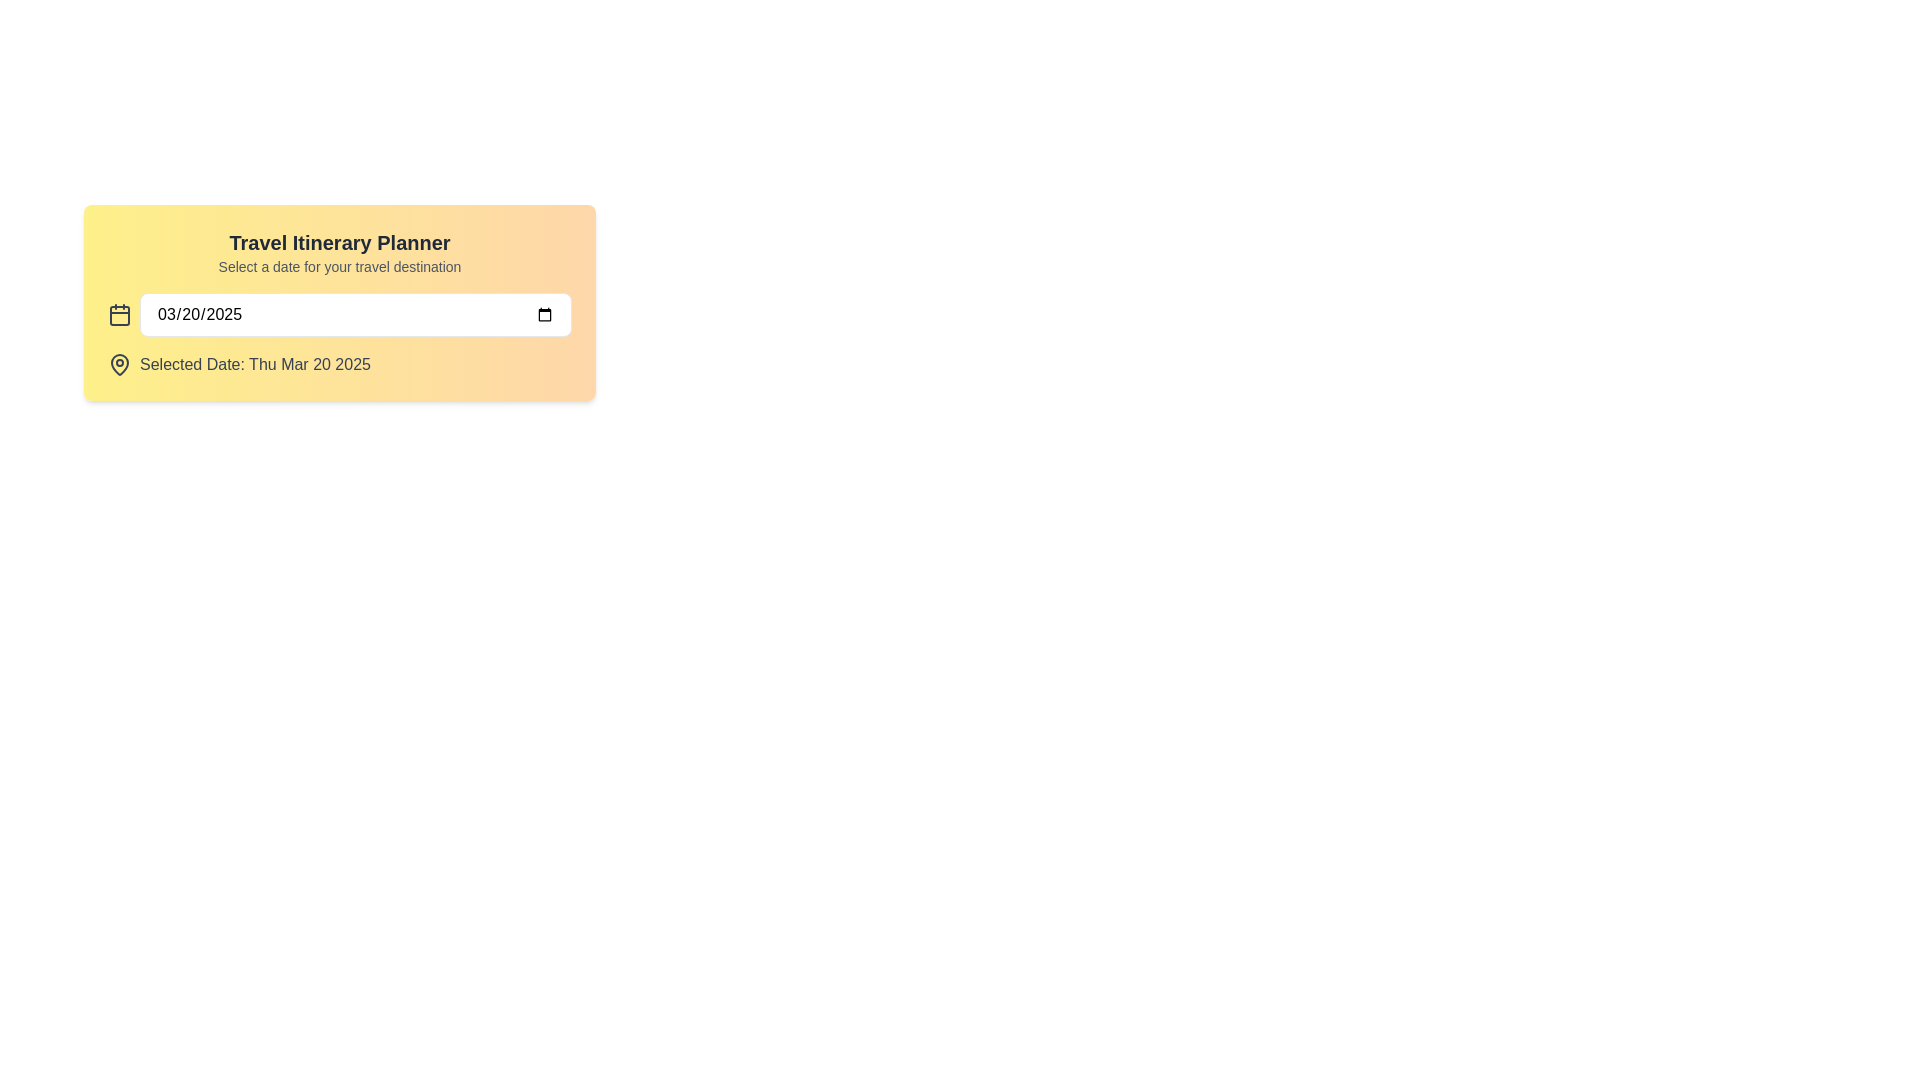 This screenshot has height=1080, width=1920. I want to click on the map pin icon, which is gray and resembles a location marker, positioned to the left of the date label 'Selected Date: Thu Mar 20 2025', so click(119, 365).